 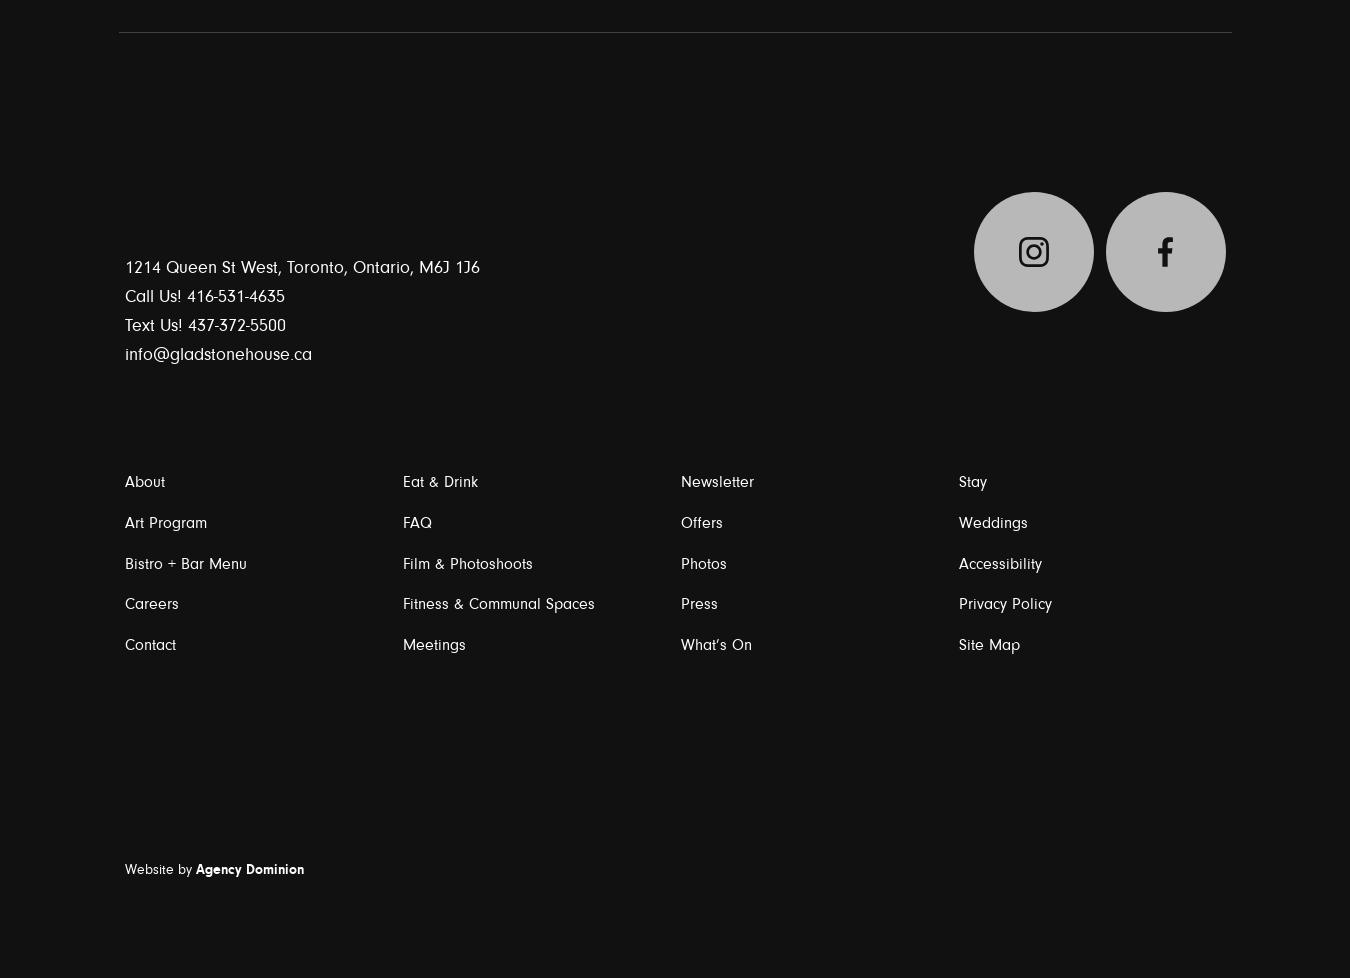 I want to click on 'Offers', so click(x=701, y=521).